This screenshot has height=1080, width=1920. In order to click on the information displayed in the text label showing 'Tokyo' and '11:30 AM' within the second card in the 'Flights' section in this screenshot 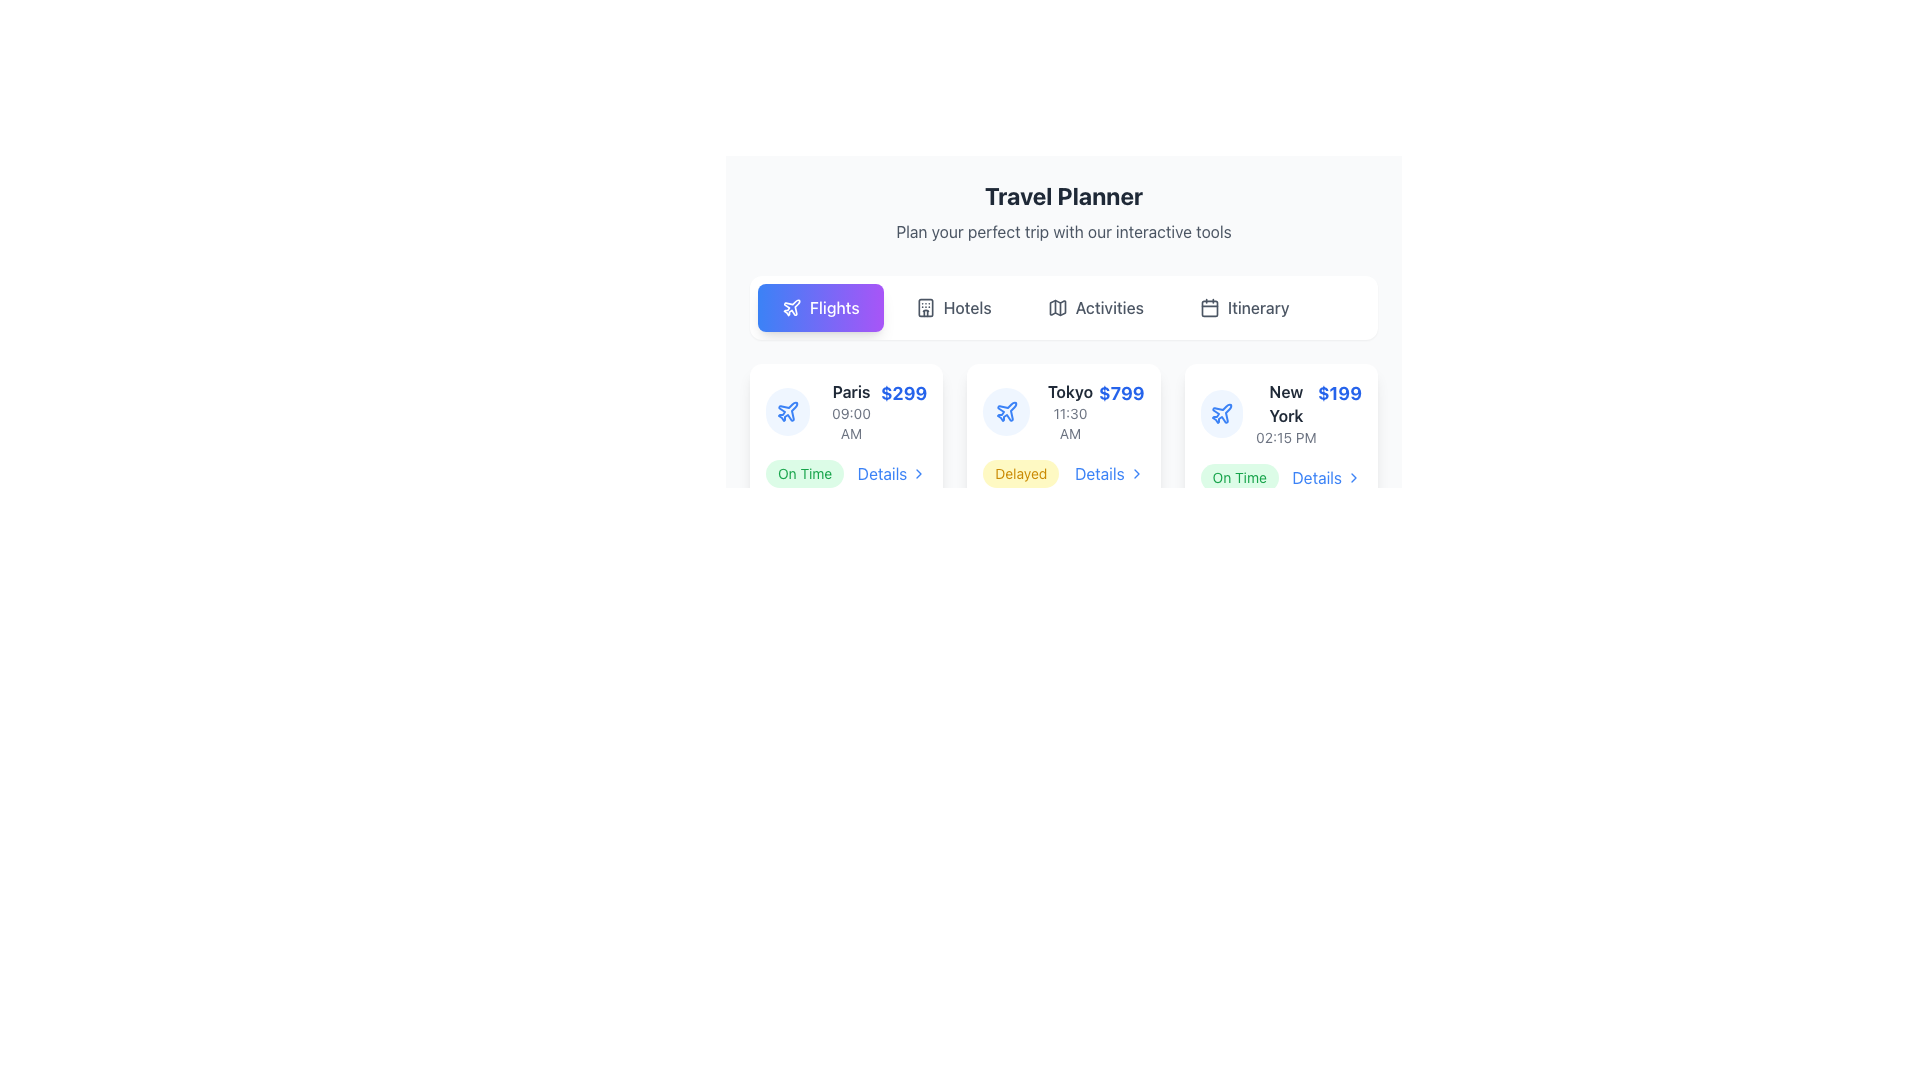, I will do `click(1069, 411)`.